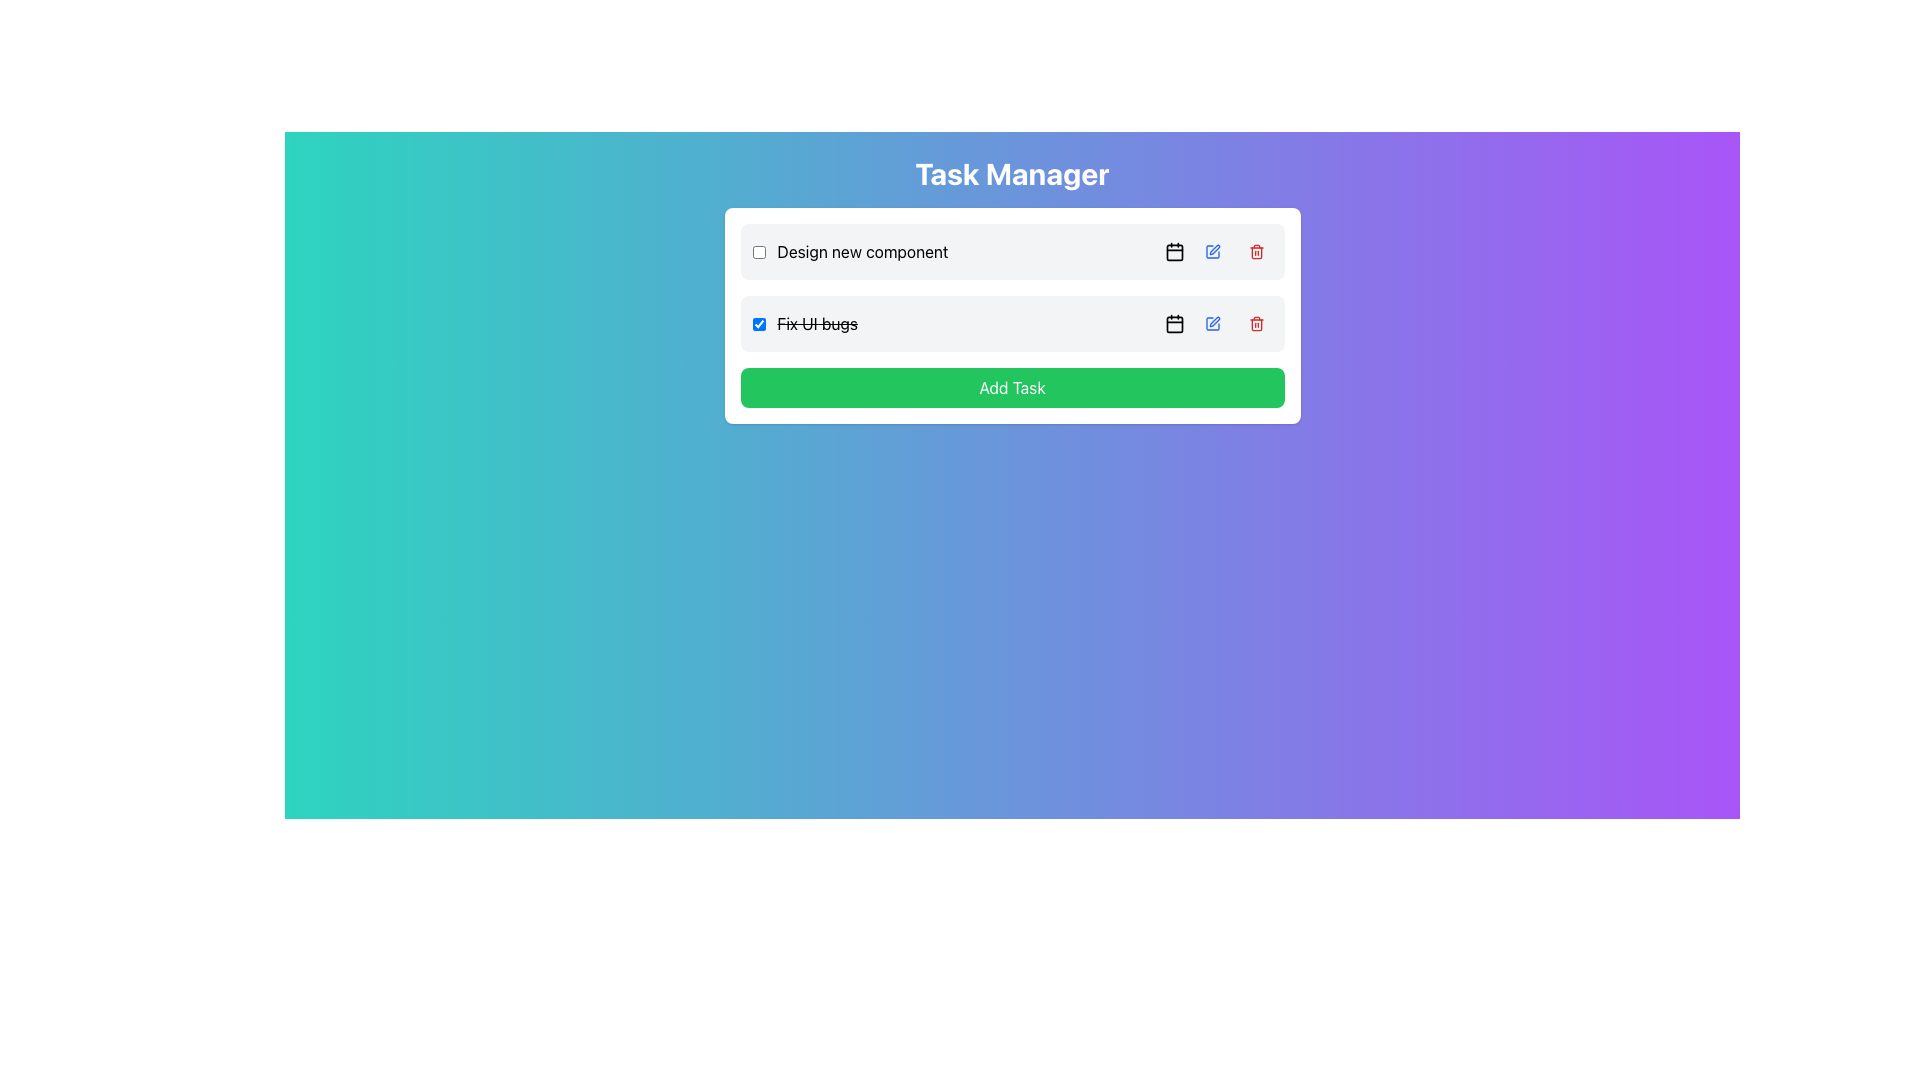  What do you see at coordinates (1012, 172) in the screenshot?
I see `the static text header of the task manager application, which is located at the top section of the main content area, serving as the title for the interface` at bounding box center [1012, 172].